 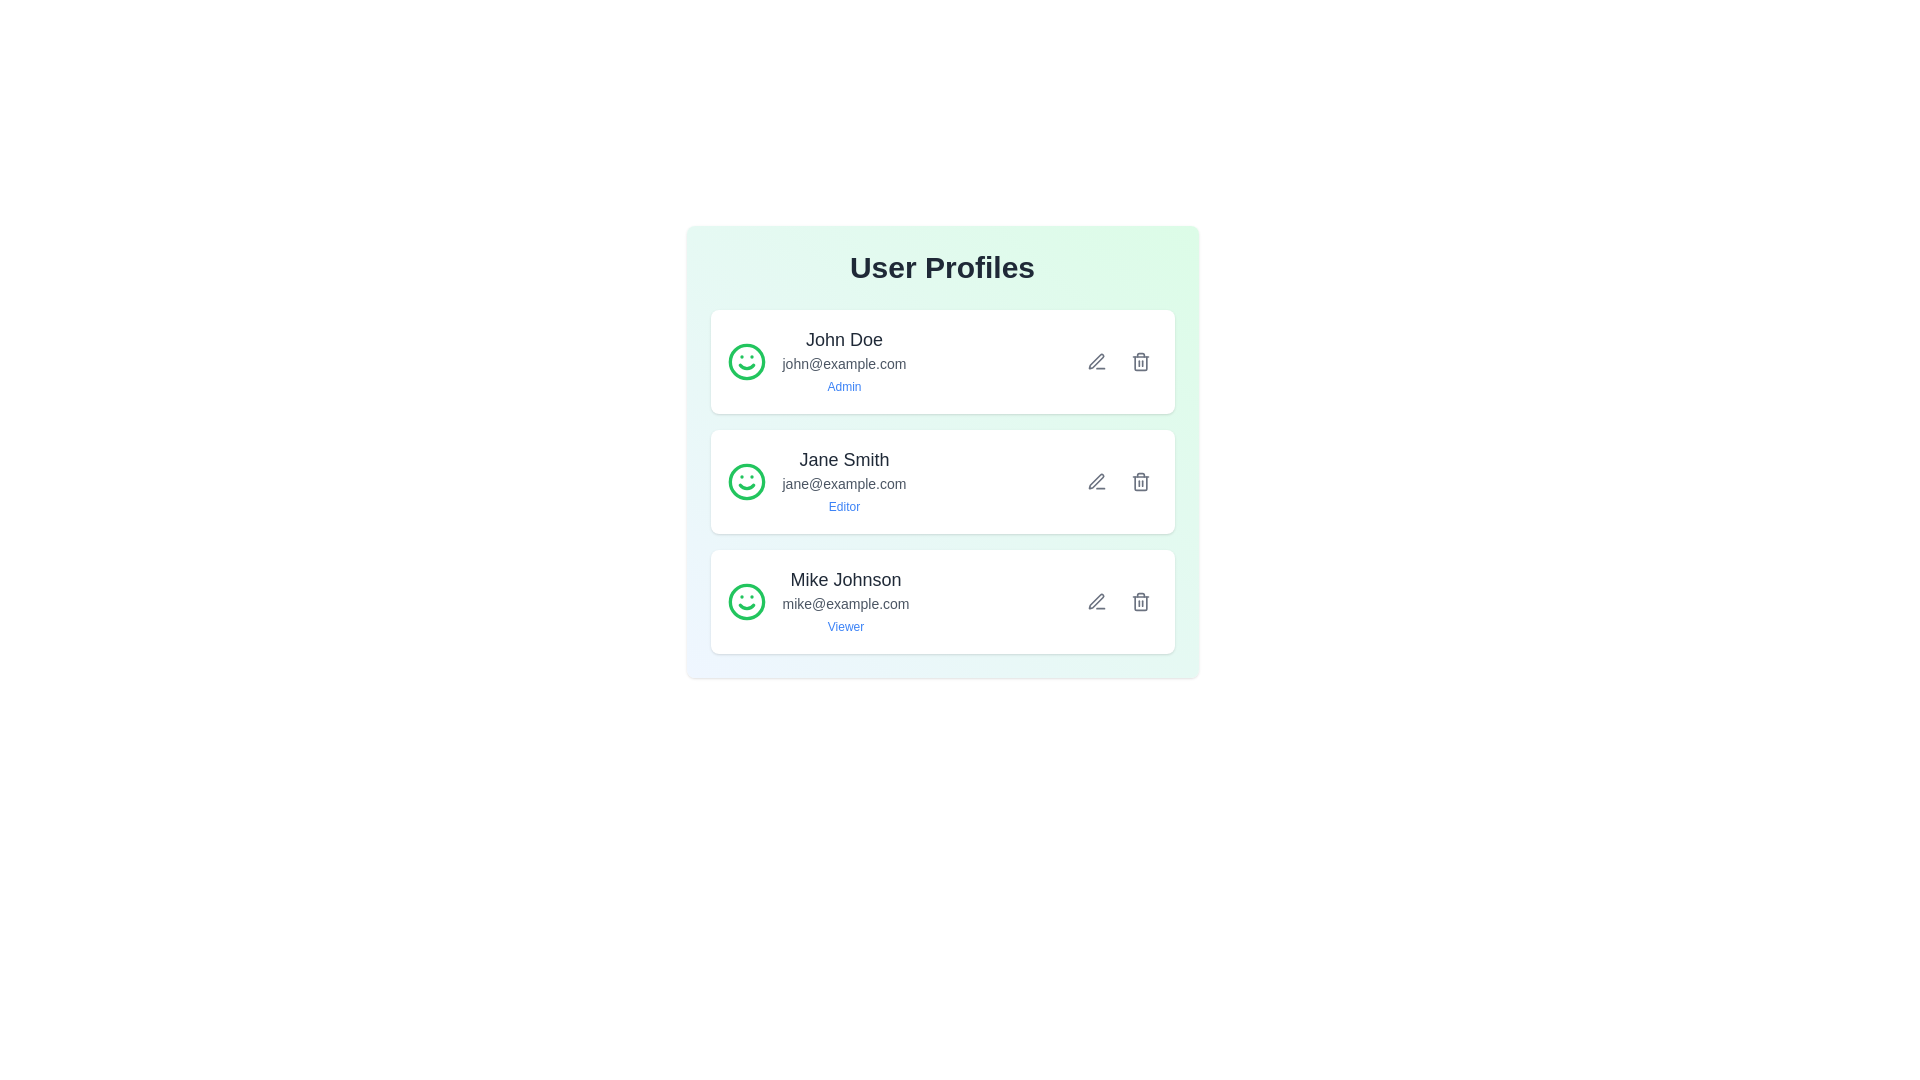 I want to click on the edit button for the user John Doe to modify their details, so click(x=1095, y=362).